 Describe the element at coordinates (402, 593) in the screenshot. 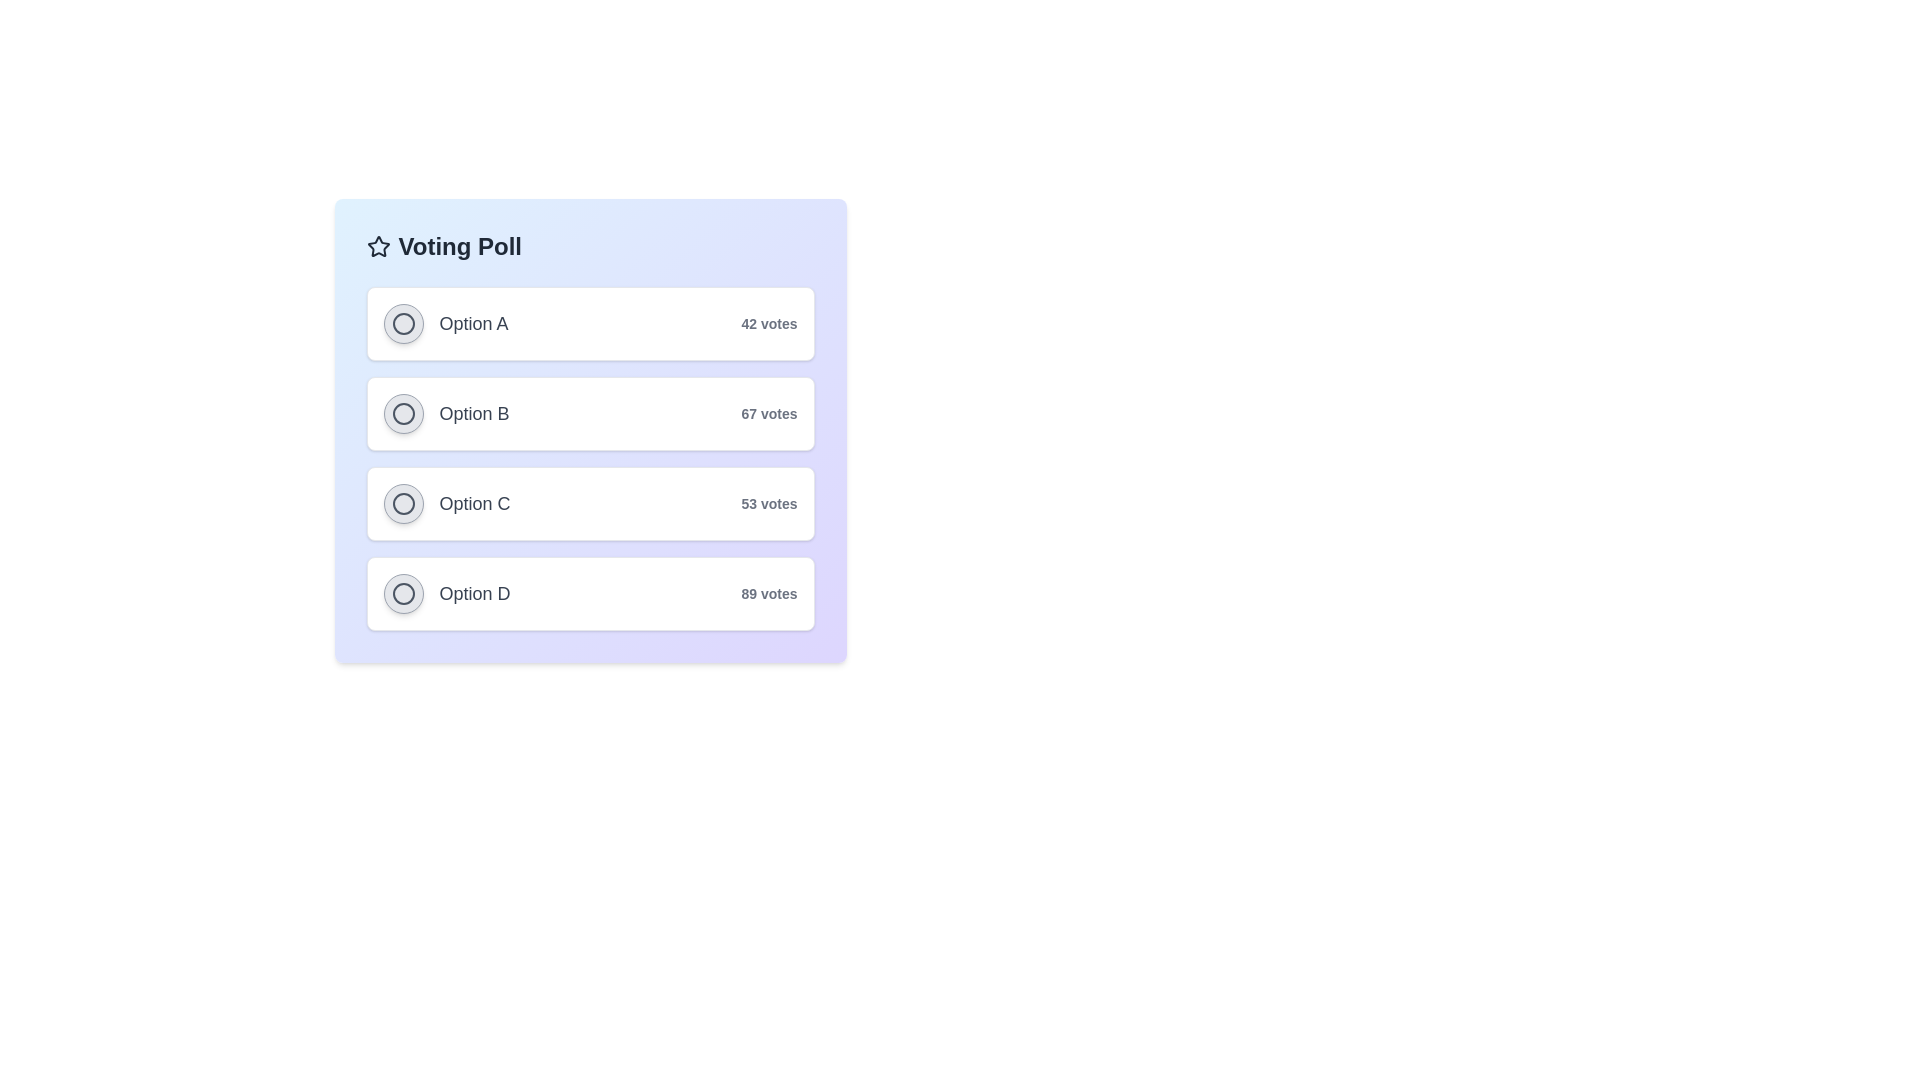

I see `the radio button indicator located to the left of the 'Option D' text in the fourth row of the voting options list for accessibility navigation` at that location.